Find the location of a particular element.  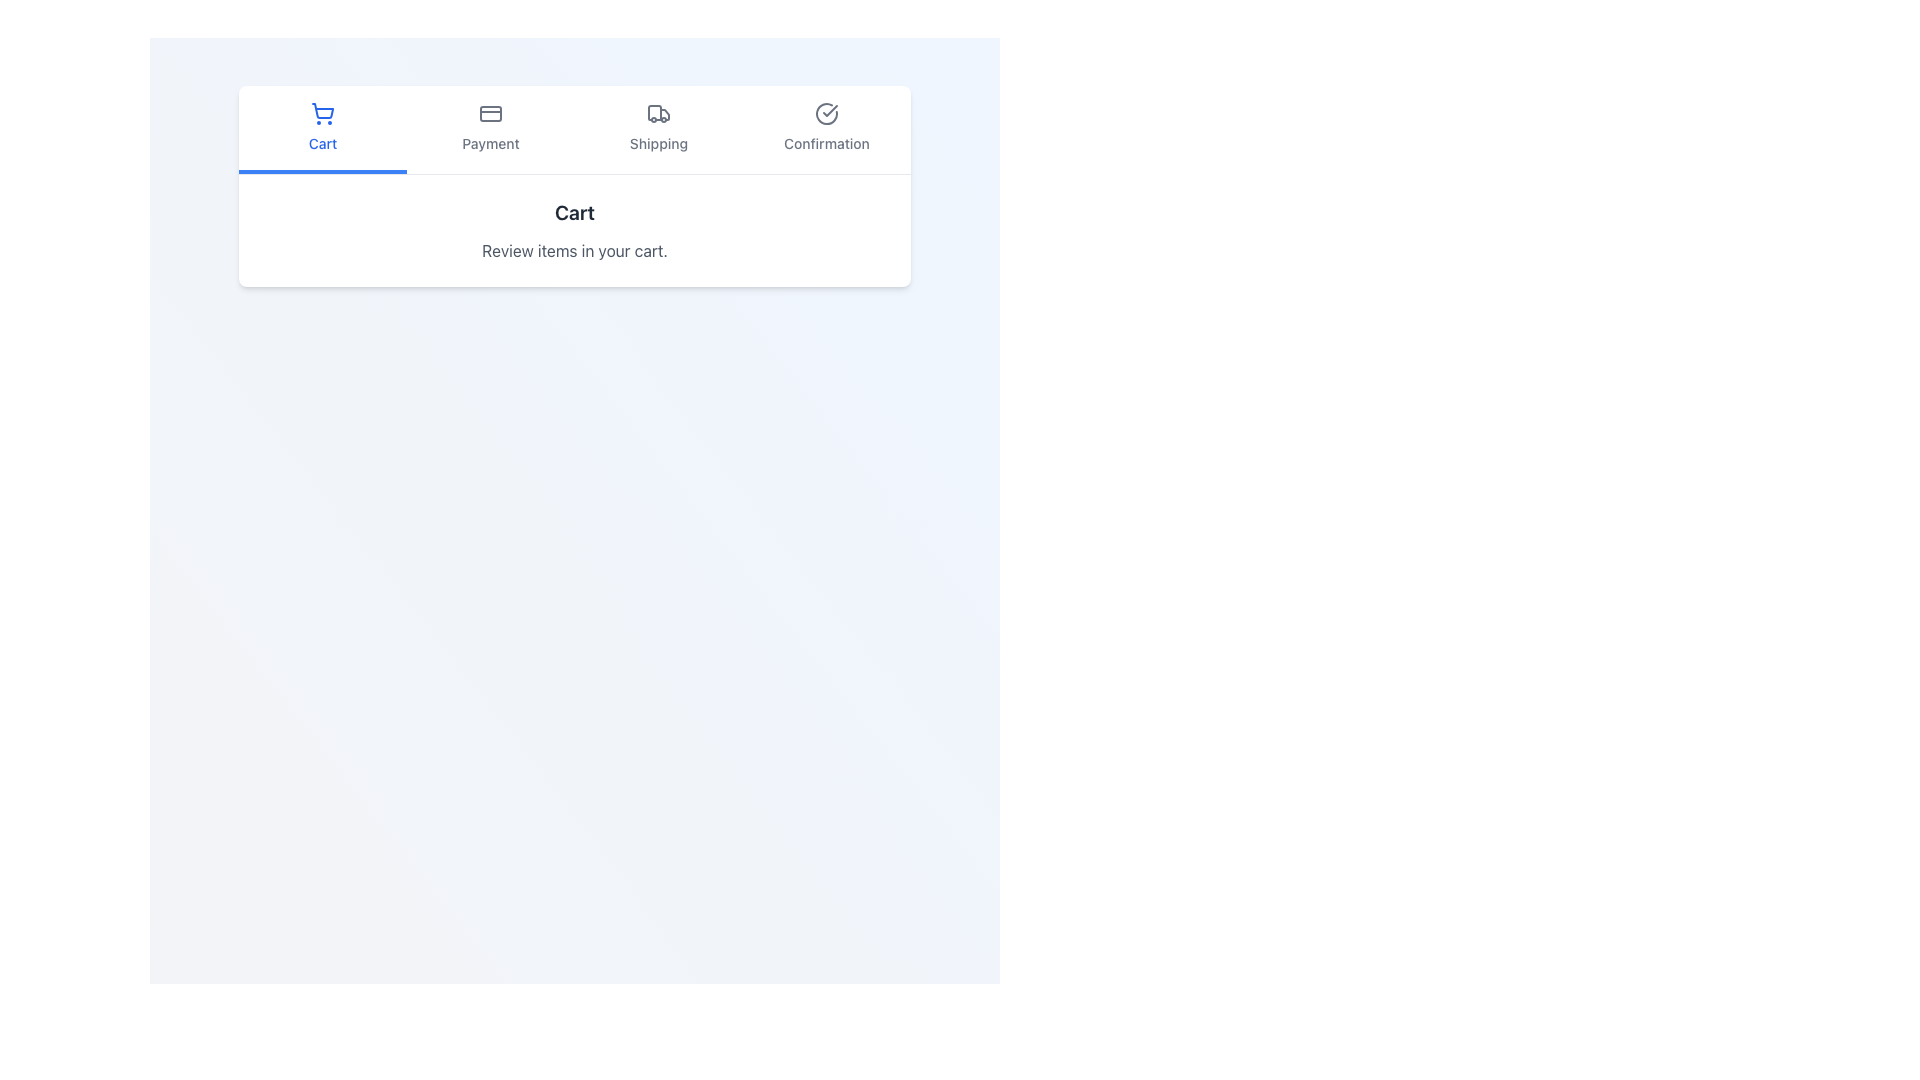

the Navigation Tab with the truck icon and the text 'Shipping' is located at coordinates (658, 127).